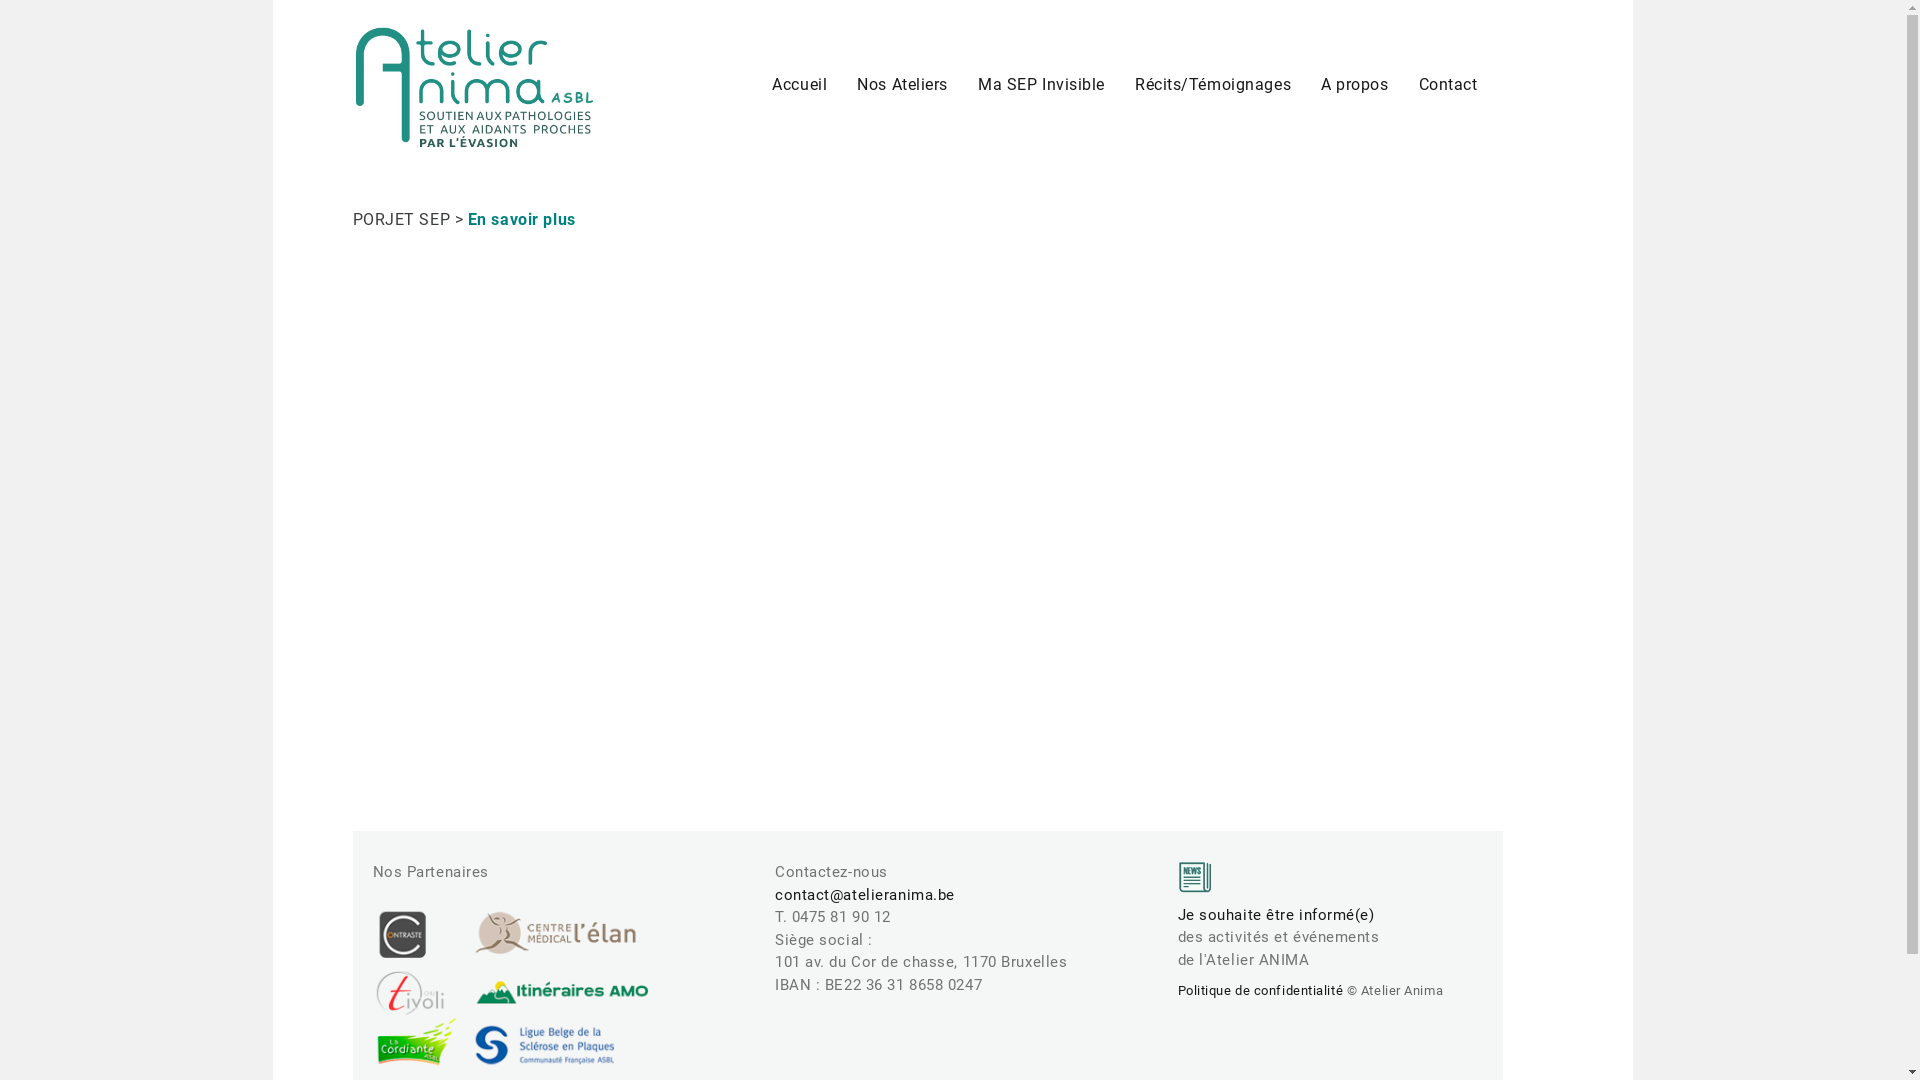  I want to click on 'Contact', so click(1448, 83).